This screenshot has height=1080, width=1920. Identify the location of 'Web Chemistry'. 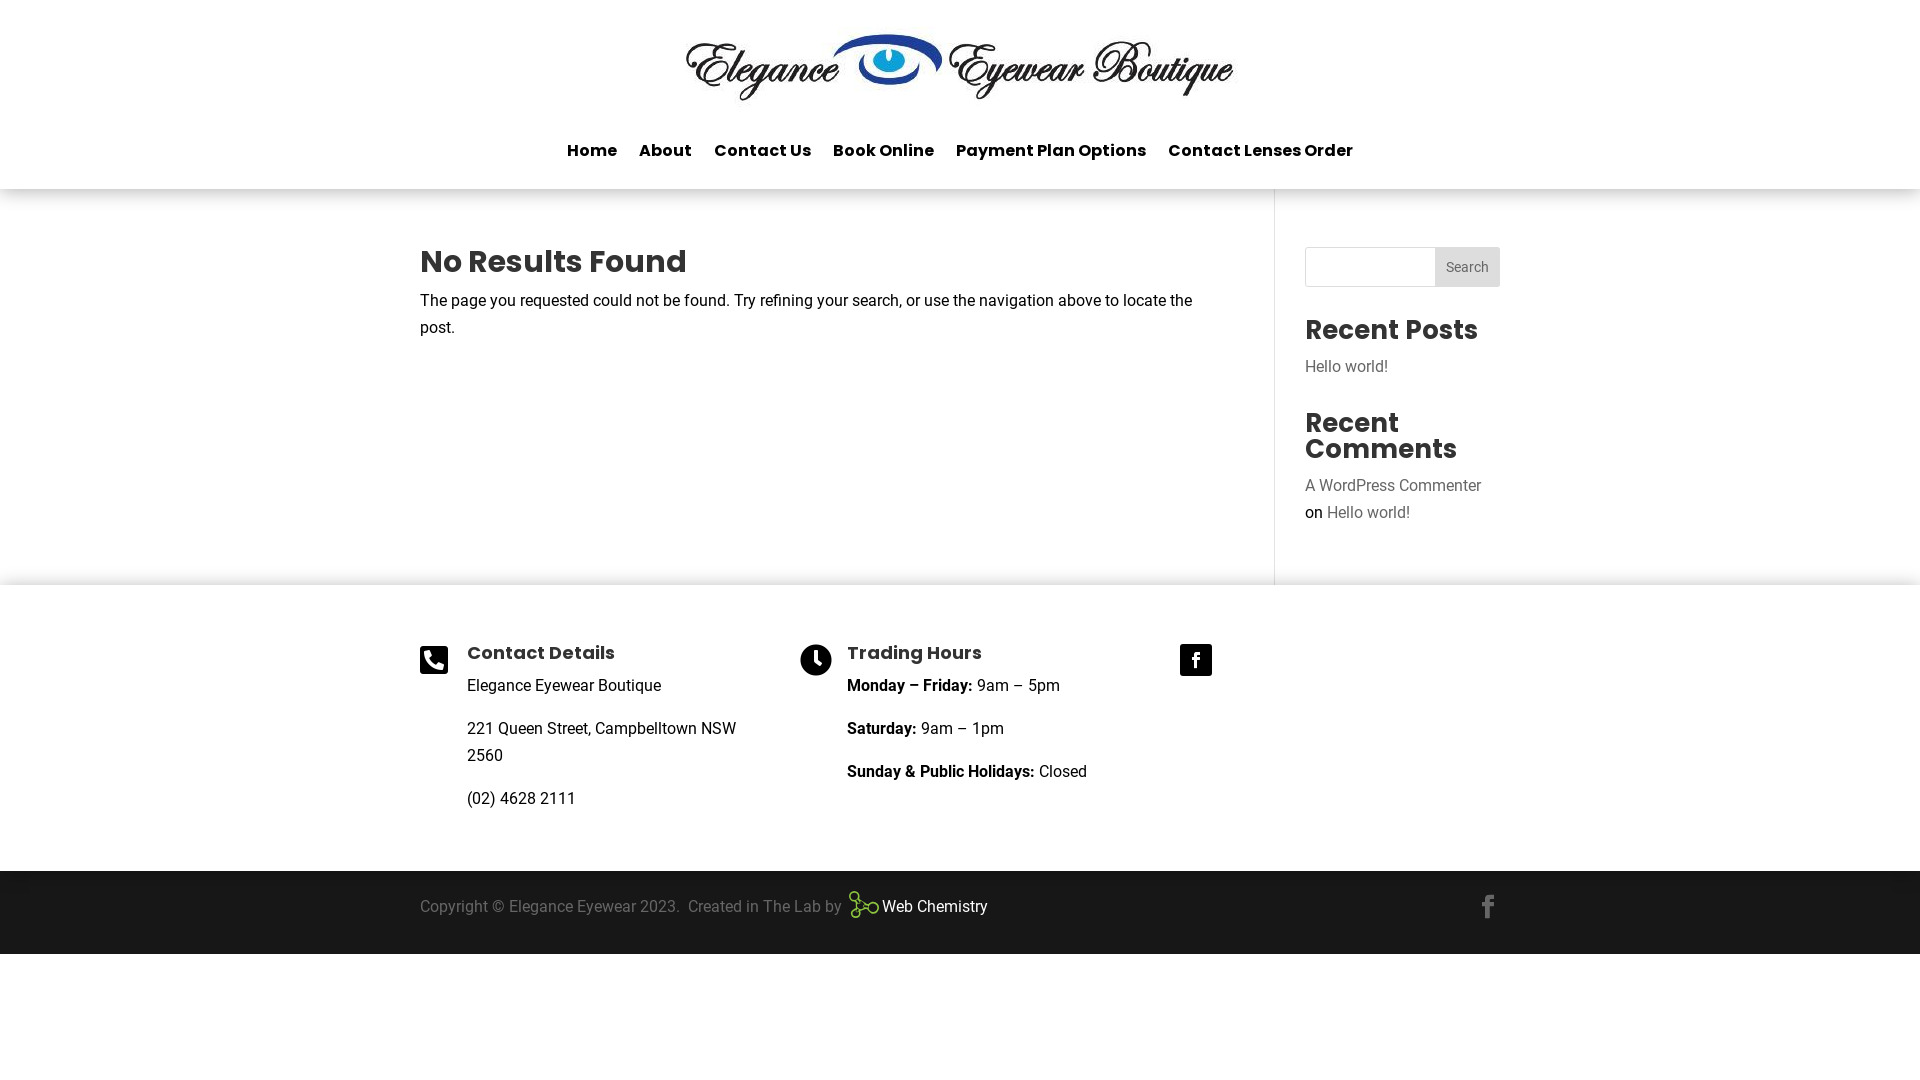
(914, 910).